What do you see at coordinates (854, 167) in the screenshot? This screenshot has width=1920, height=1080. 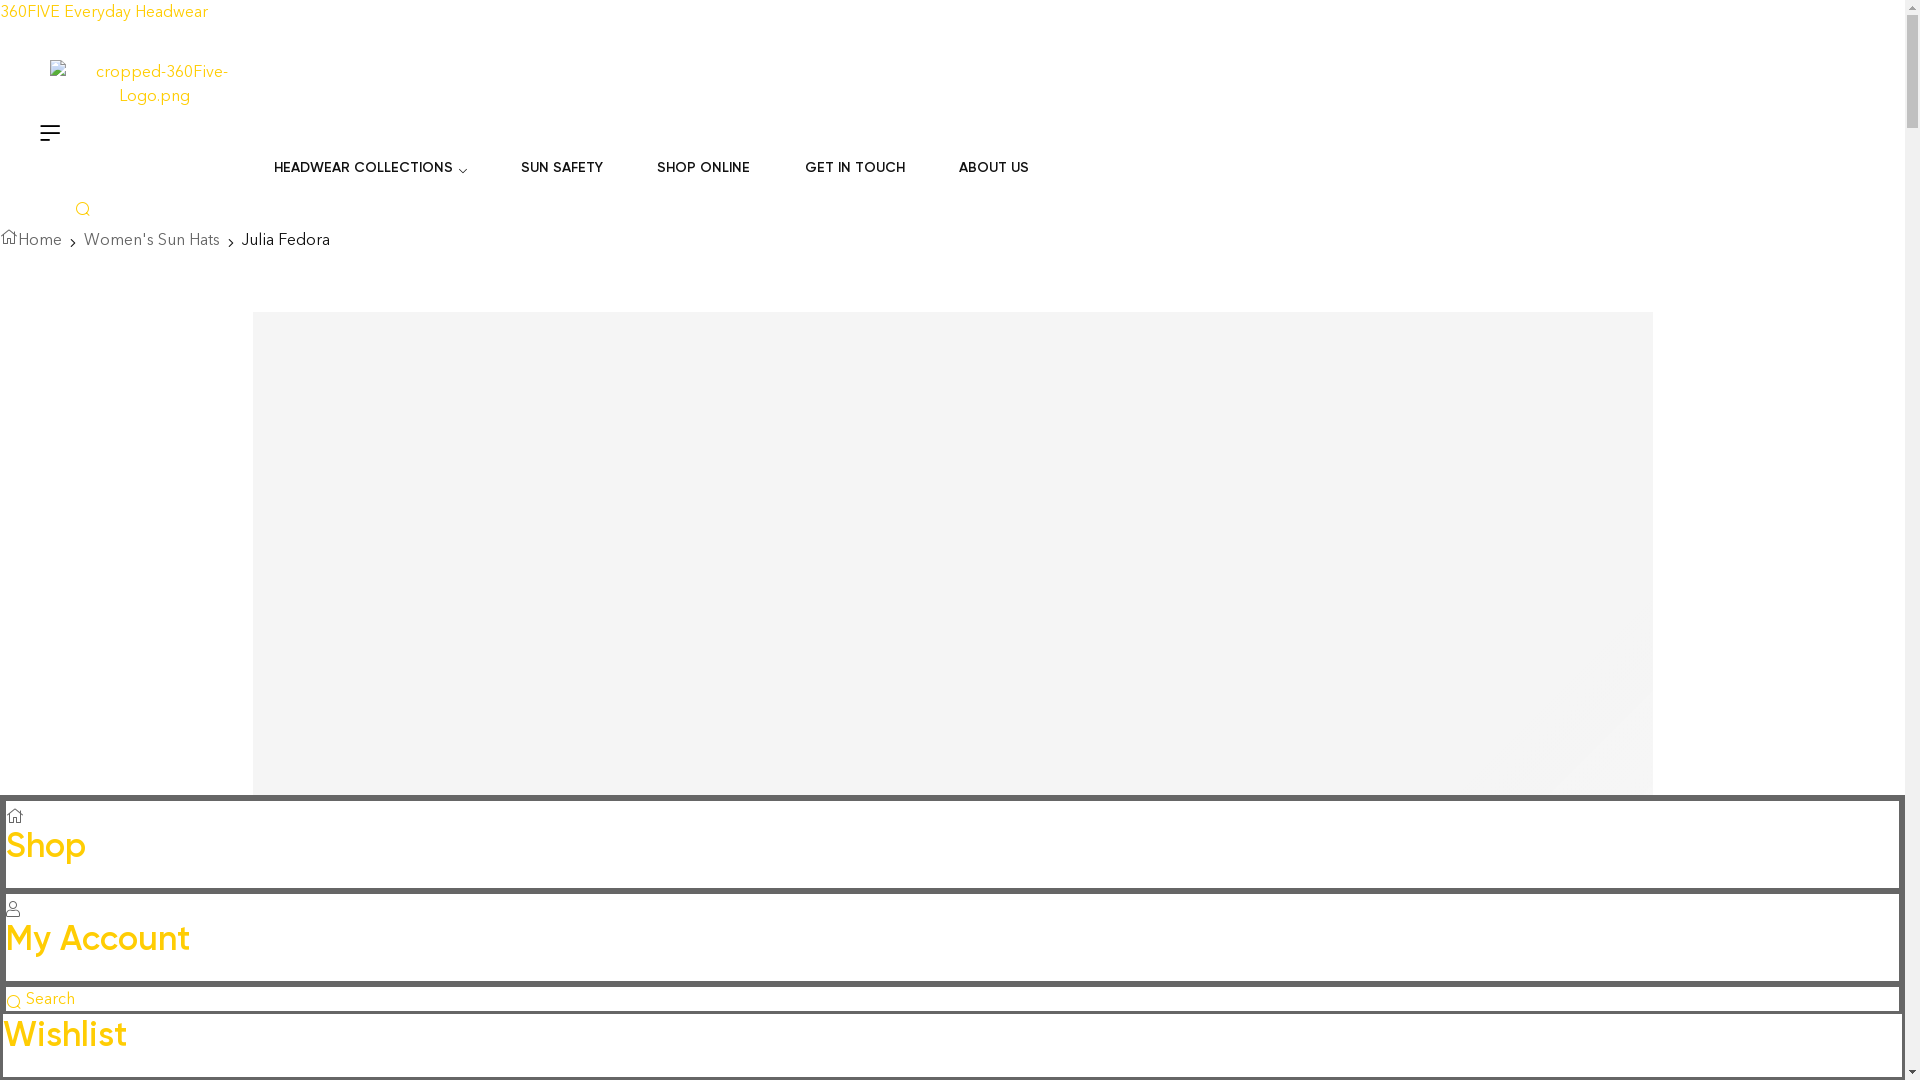 I see `'GET IN TOUCH'` at bounding box center [854, 167].